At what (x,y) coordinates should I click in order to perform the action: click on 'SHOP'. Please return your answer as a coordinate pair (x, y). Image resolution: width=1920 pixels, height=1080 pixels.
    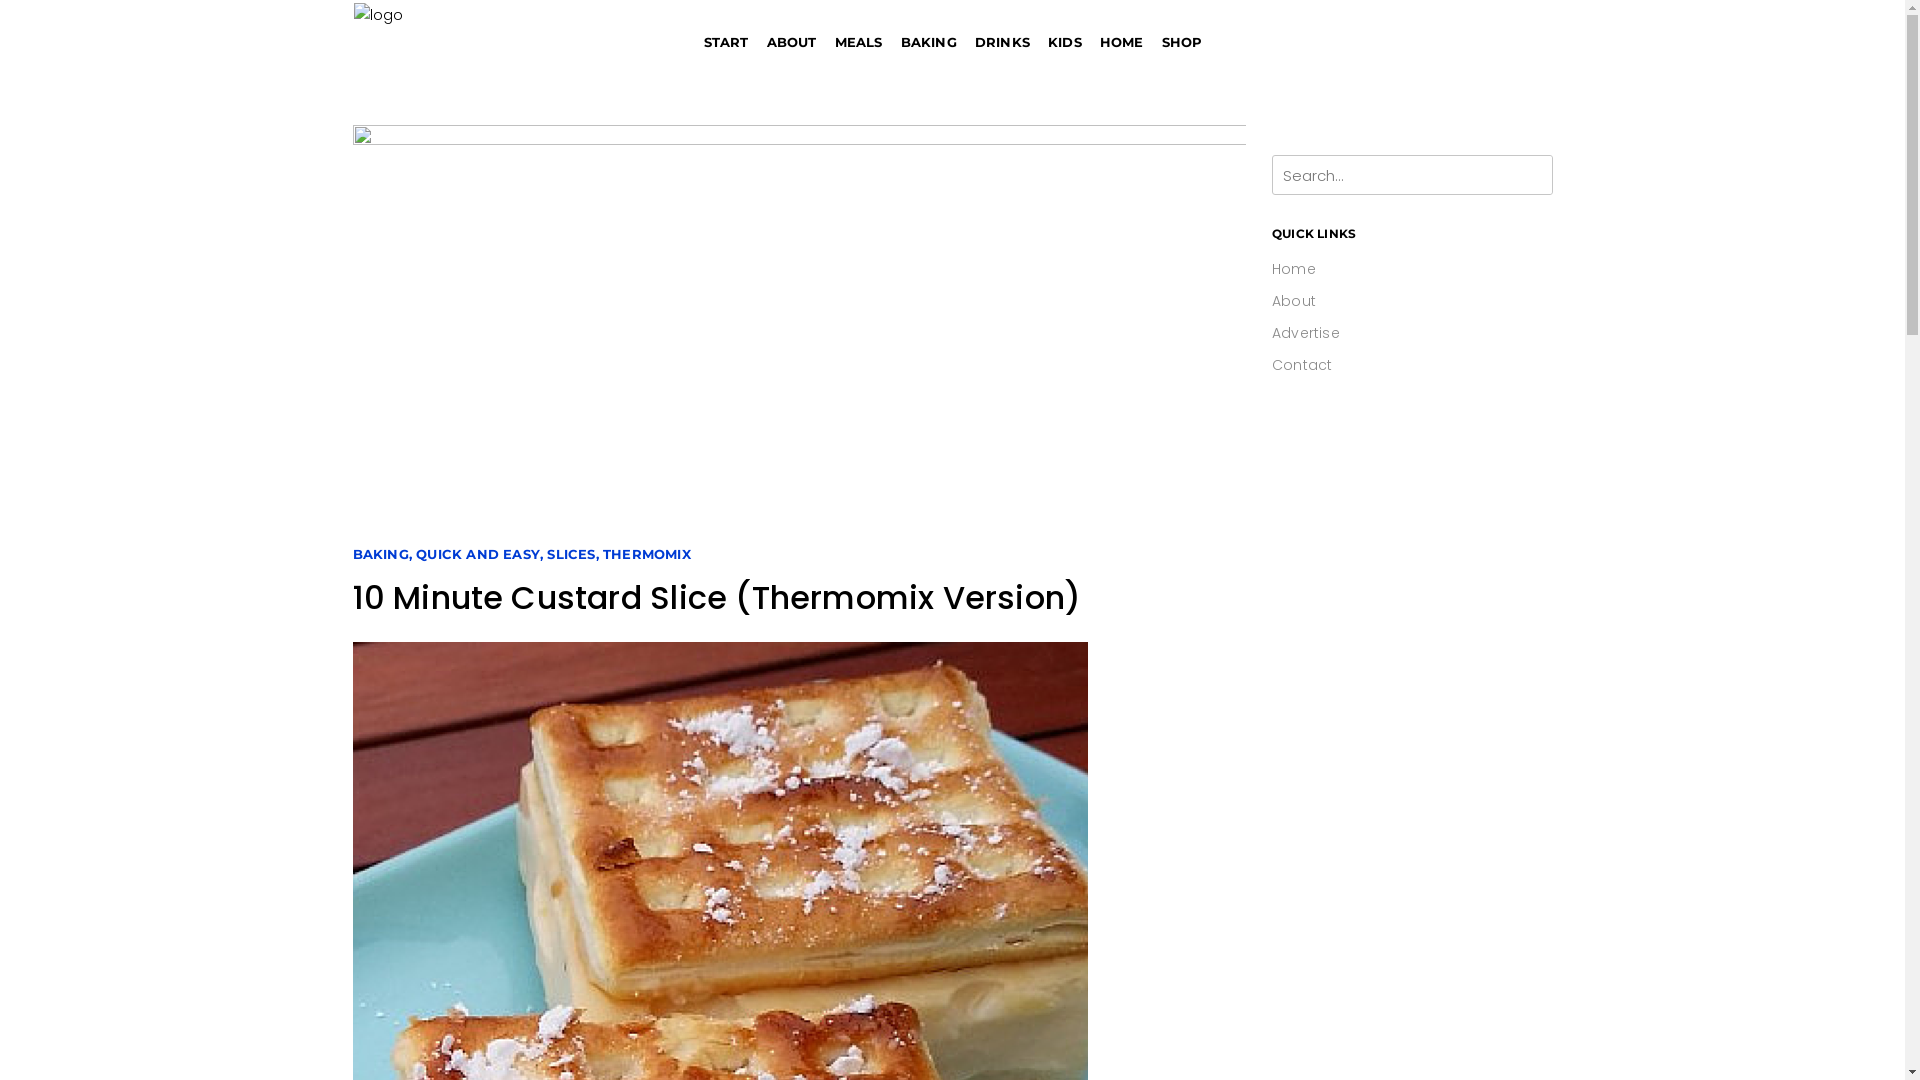
    Looking at the image, I should click on (1152, 42).